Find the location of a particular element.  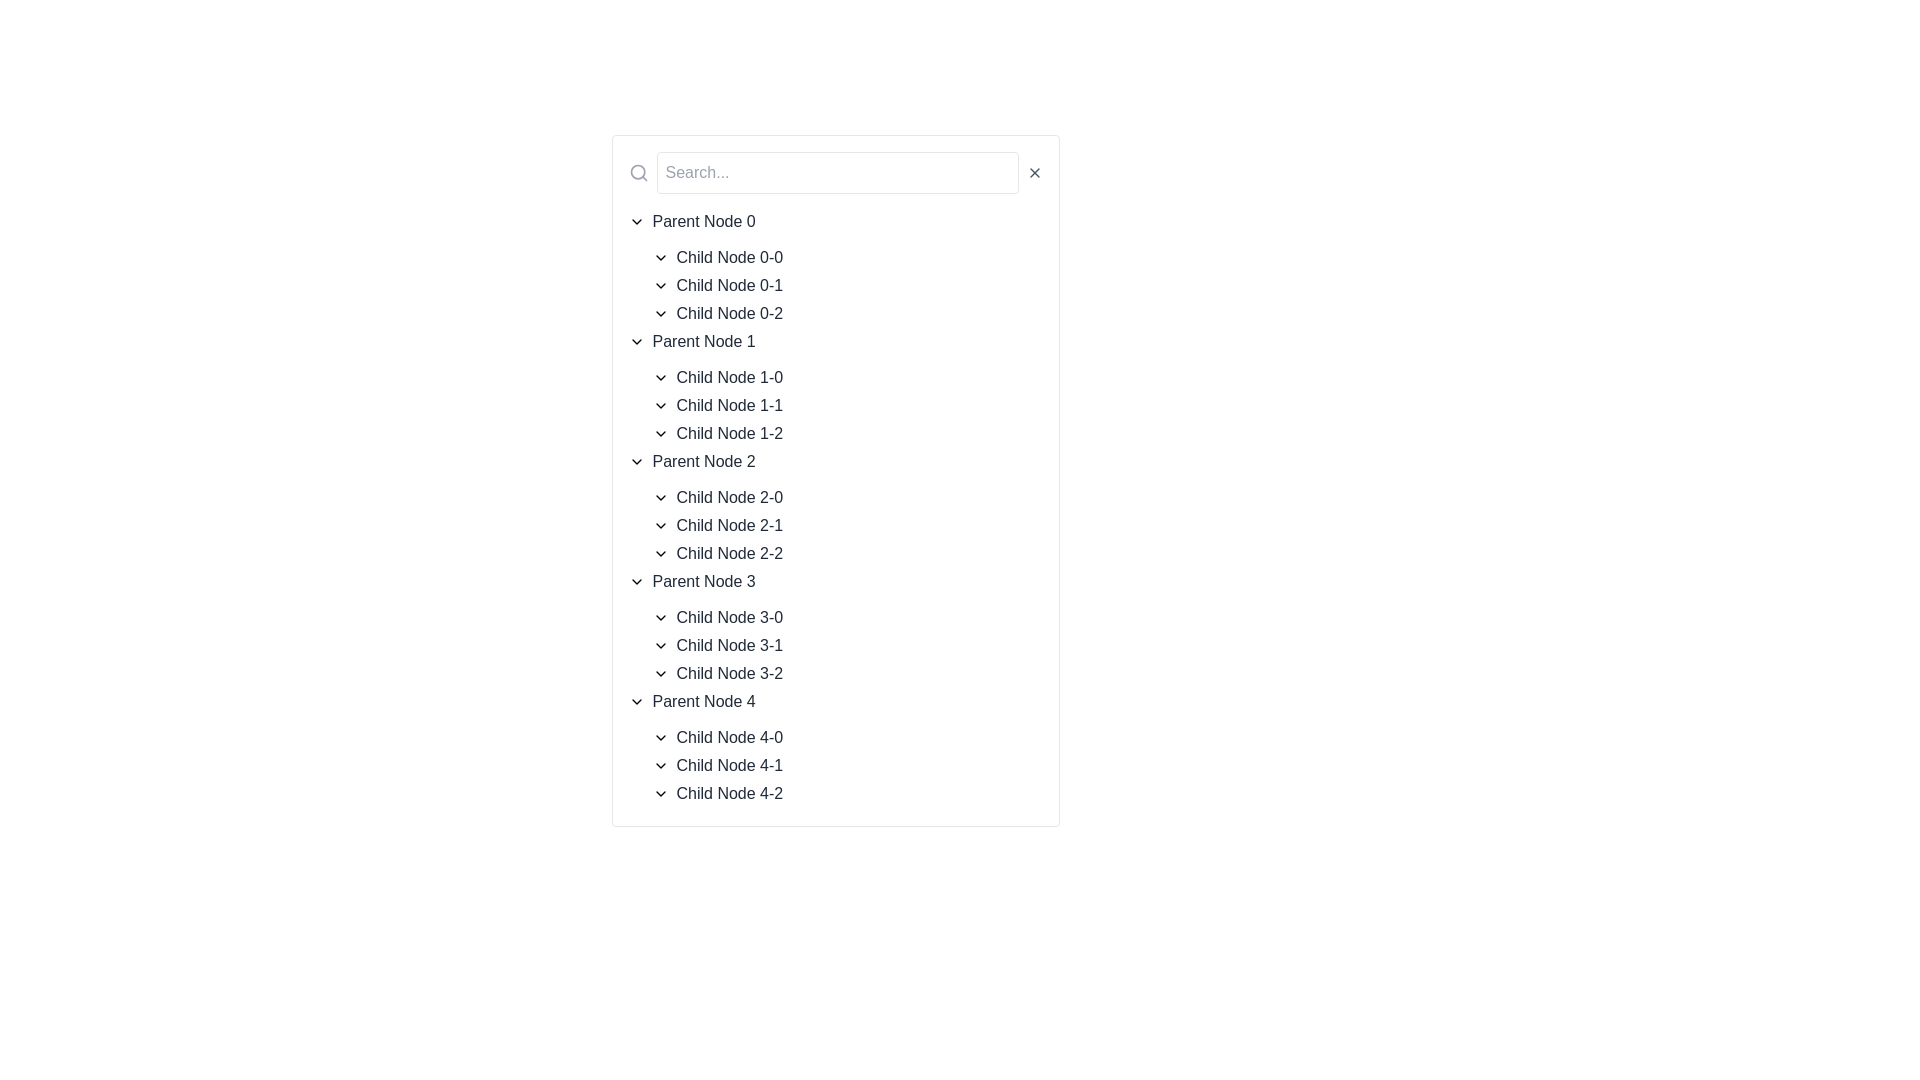

search icon represented as a gray magnifying glass located to the left of the search input field in the top section of the interface for accessibility is located at coordinates (637, 172).